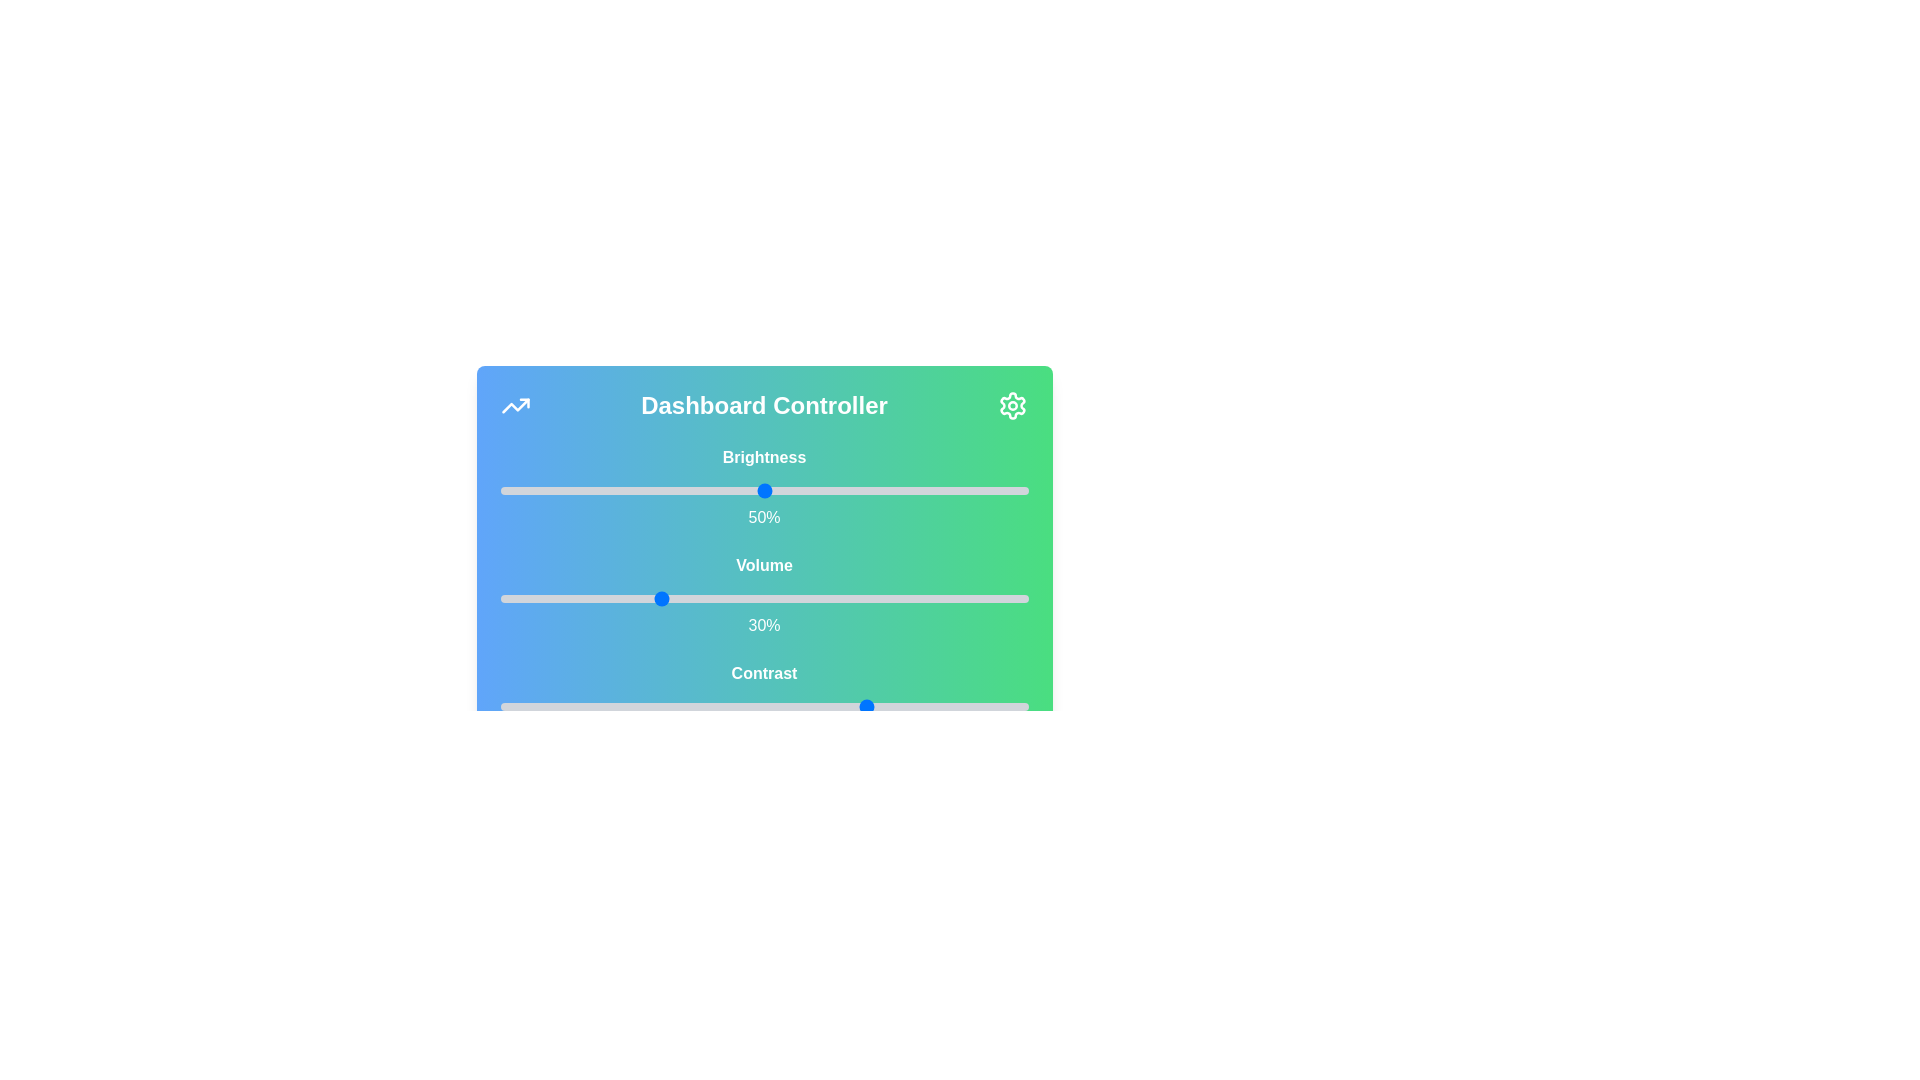 This screenshot has height=1080, width=1920. Describe the element at coordinates (1002, 490) in the screenshot. I see `the brightness slider to 95%` at that location.